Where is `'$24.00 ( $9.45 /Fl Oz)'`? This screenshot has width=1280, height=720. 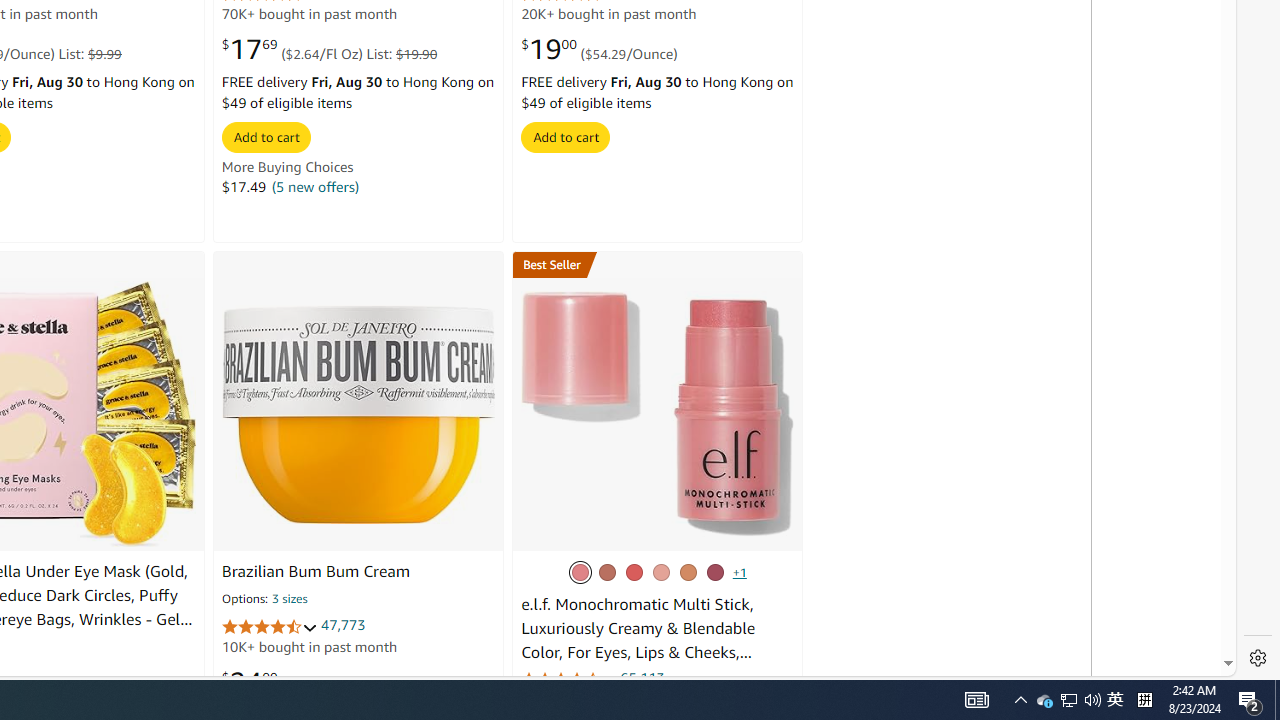
'$24.00 ( $9.45 /Fl Oz)' is located at coordinates (291, 680).